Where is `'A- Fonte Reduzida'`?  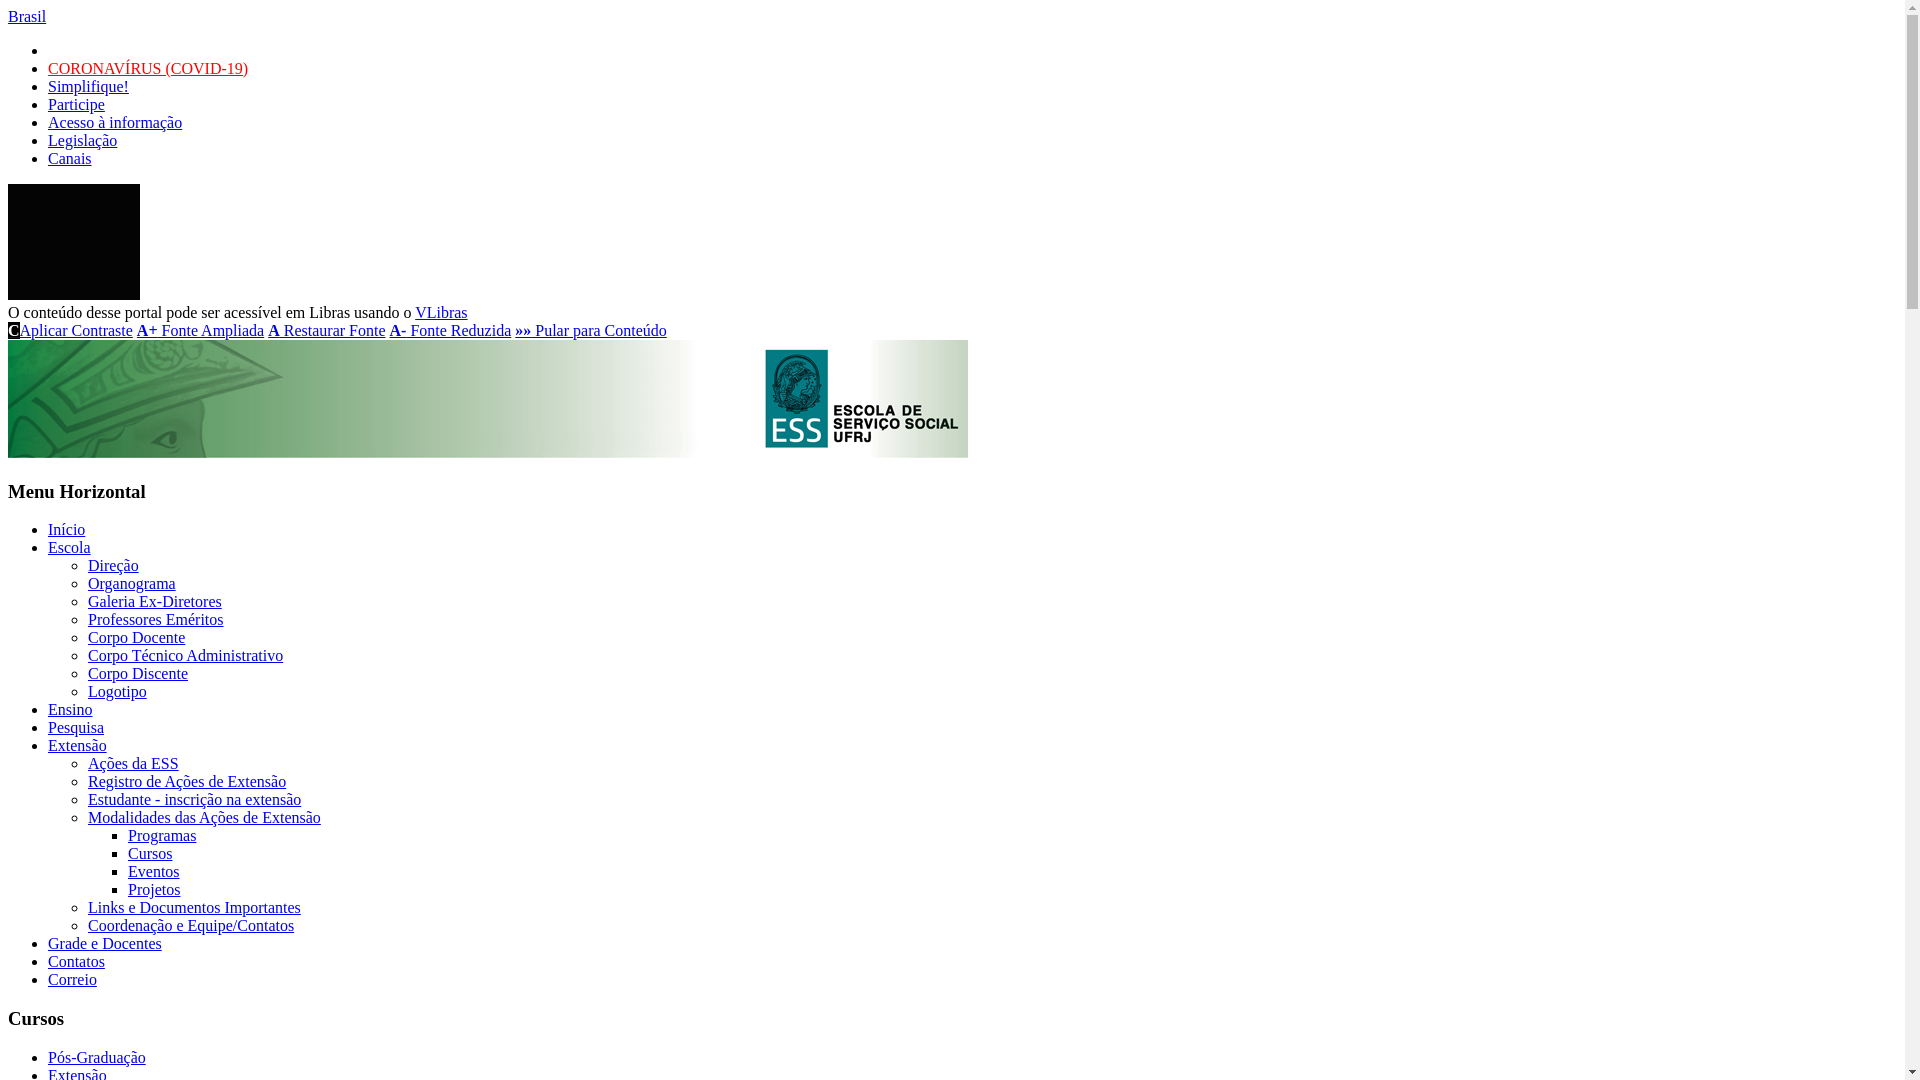
'A- Fonte Reduzida' is located at coordinates (450, 329).